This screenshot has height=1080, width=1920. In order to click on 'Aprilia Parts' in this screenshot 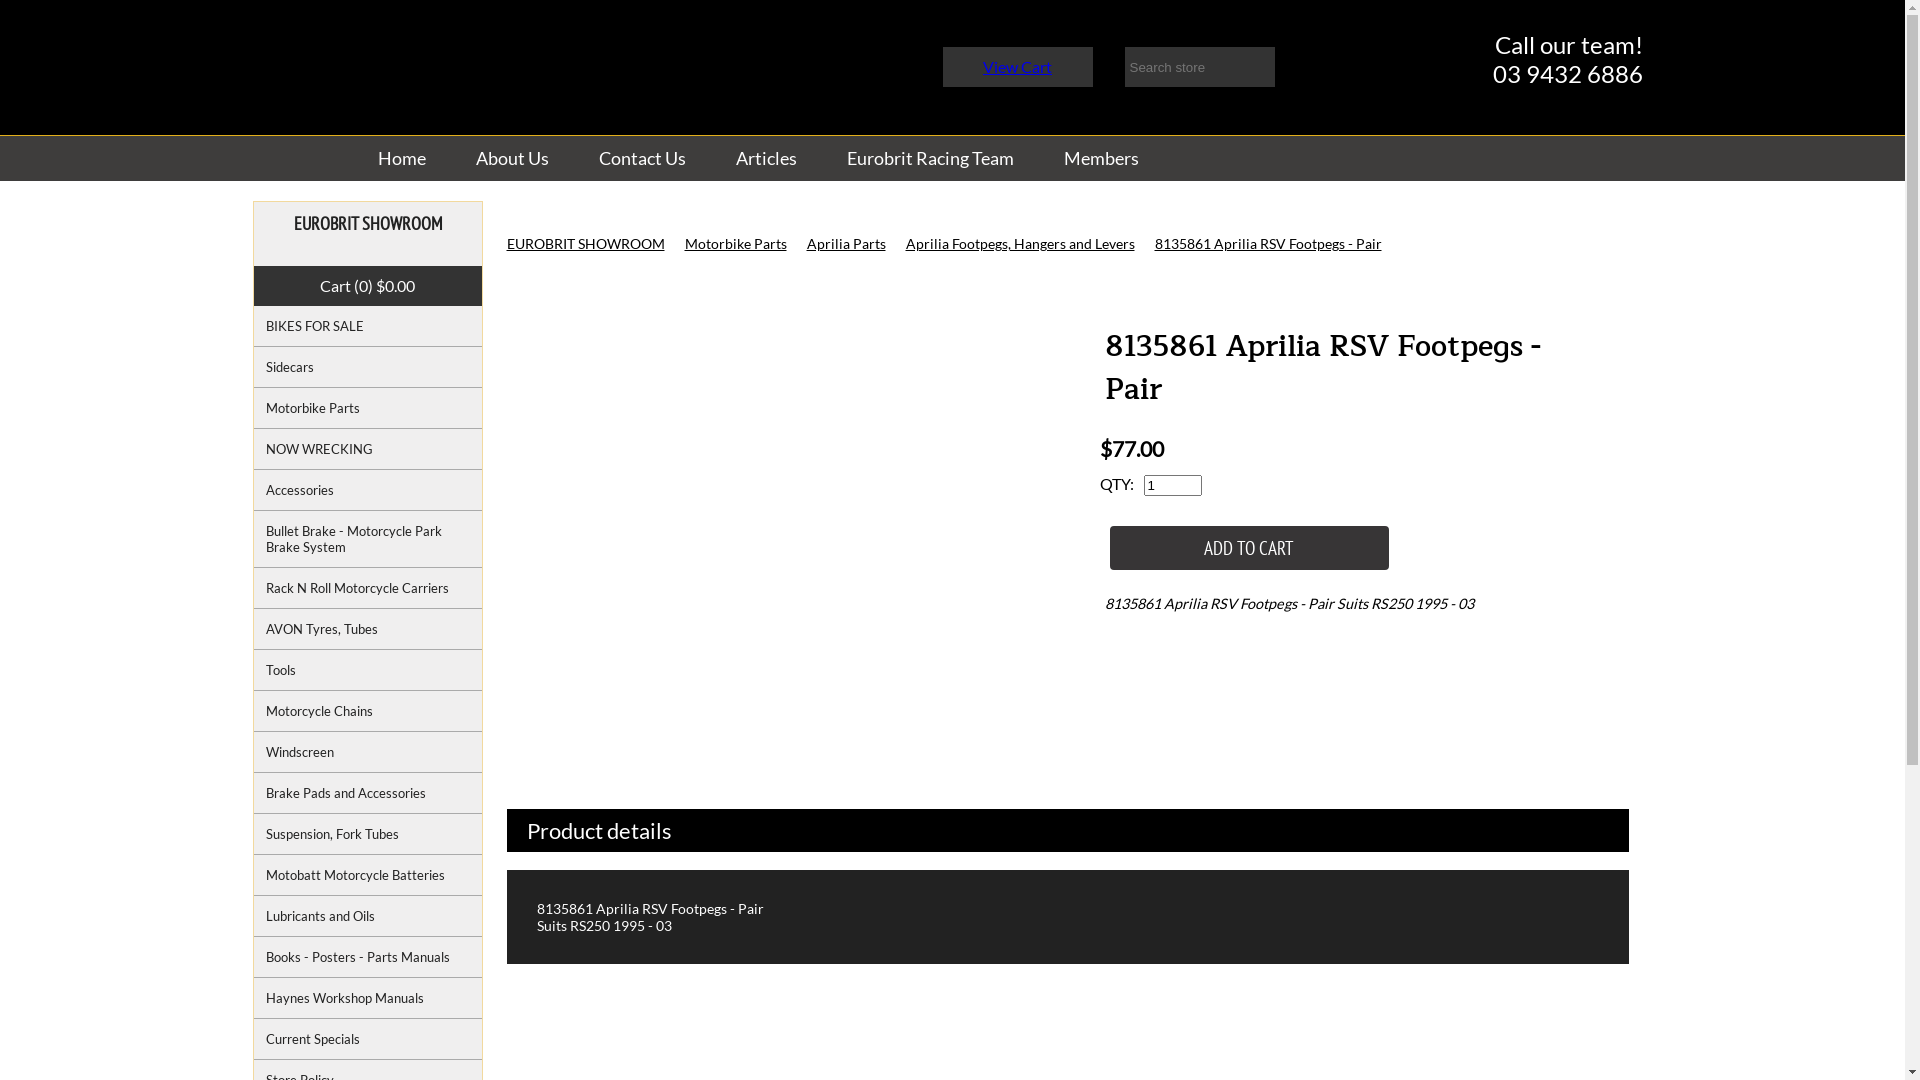, I will do `click(845, 242)`.